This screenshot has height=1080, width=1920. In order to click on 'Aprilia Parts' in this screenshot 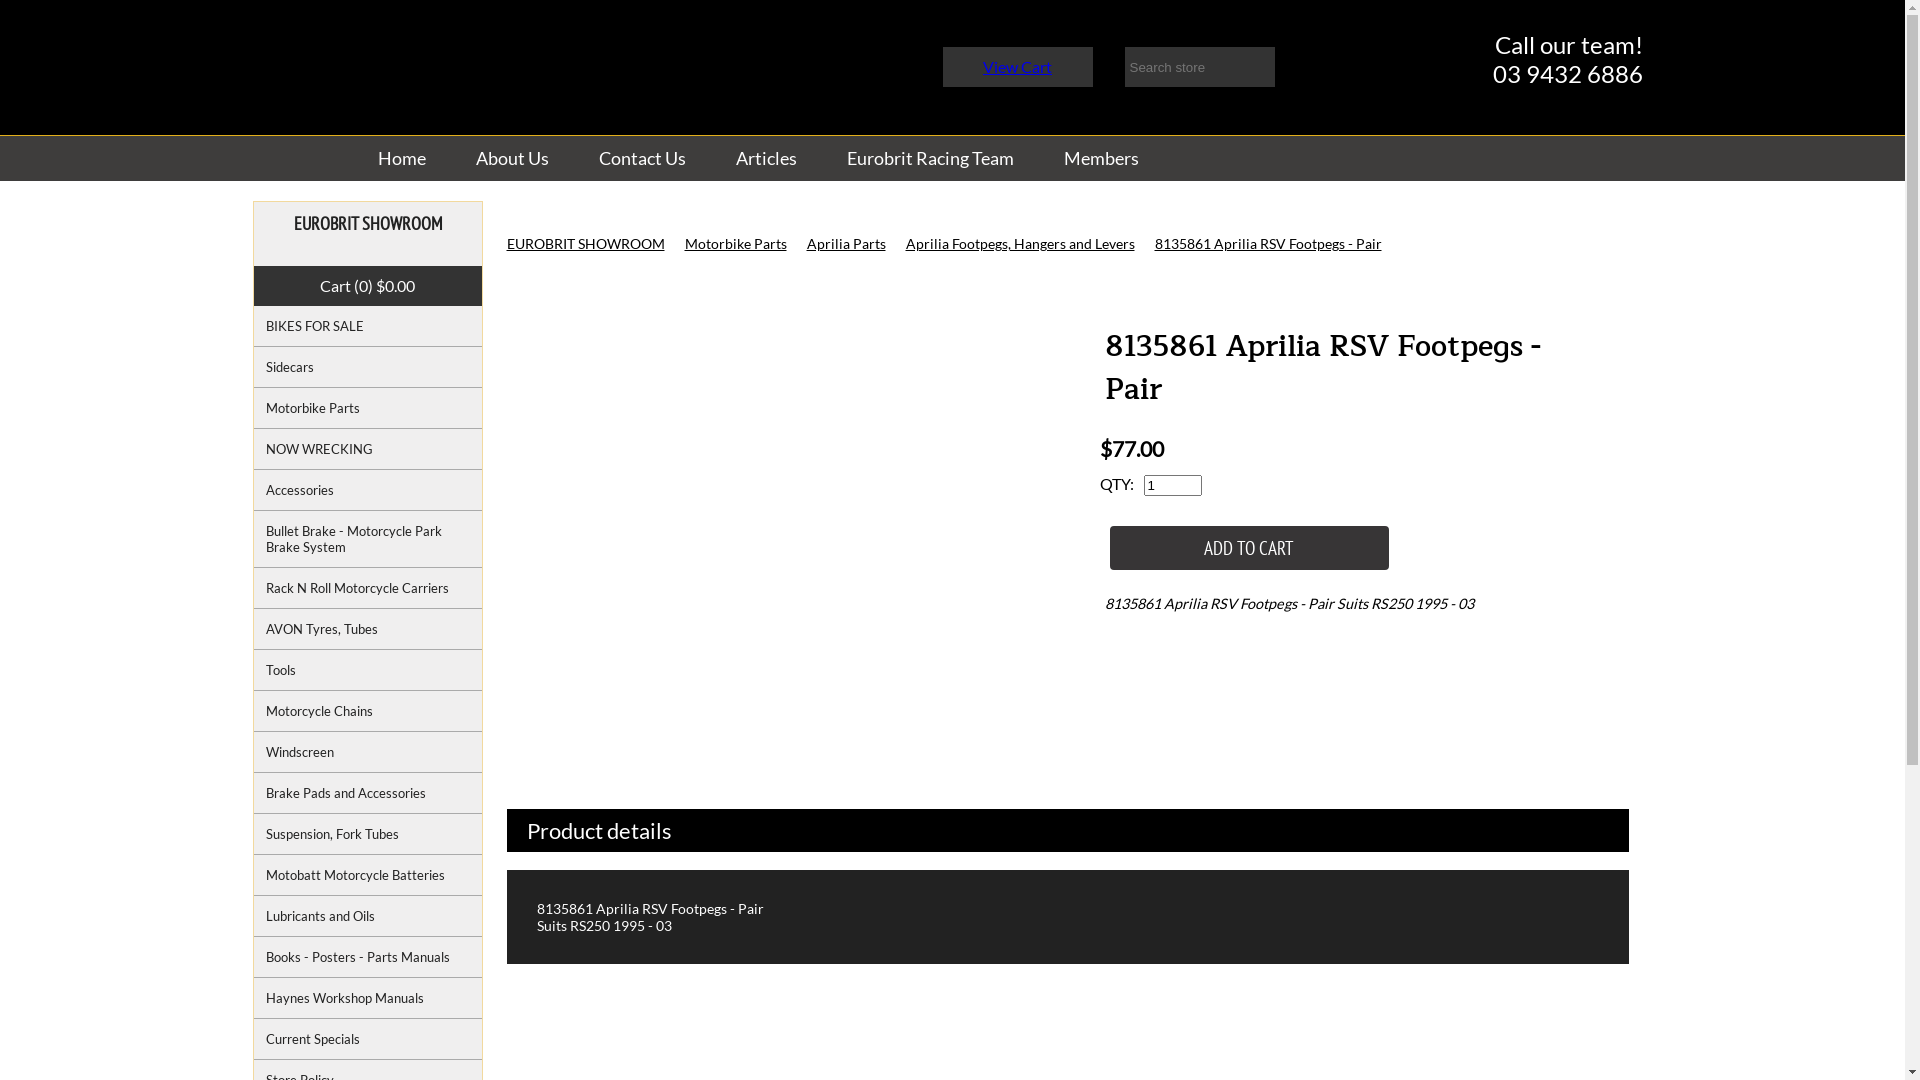, I will do `click(845, 242)`.